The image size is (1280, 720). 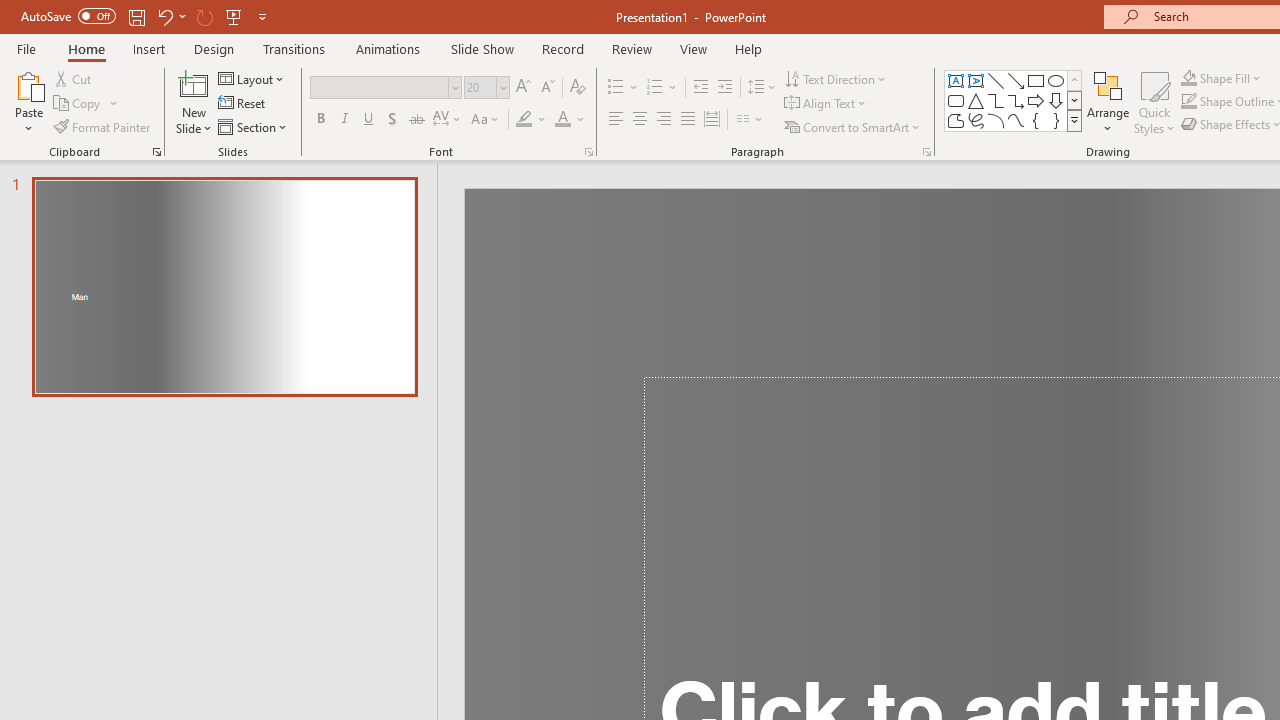 What do you see at coordinates (135, 16) in the screenshot?
I see `'Save'` at bounding box center [135, 16].